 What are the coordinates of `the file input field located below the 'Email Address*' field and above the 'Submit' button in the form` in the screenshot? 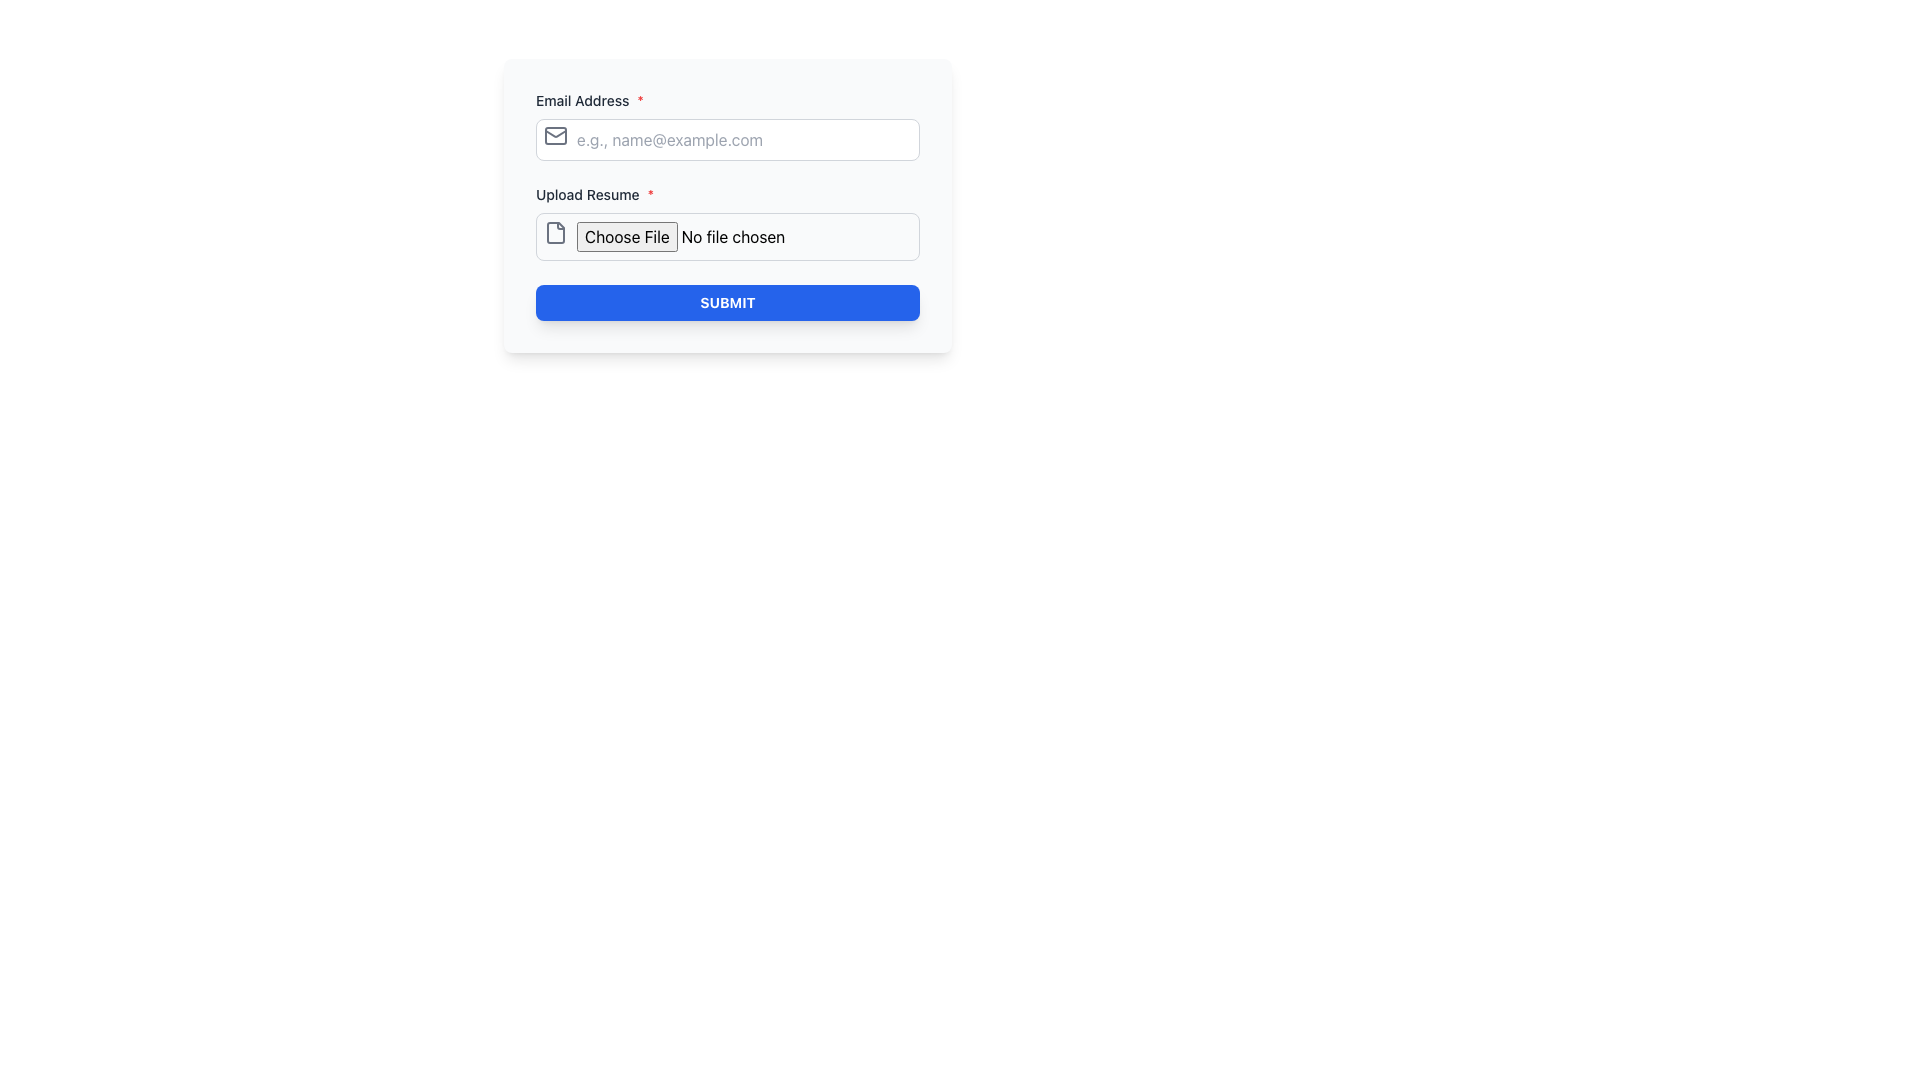 It's located at (727, 223).